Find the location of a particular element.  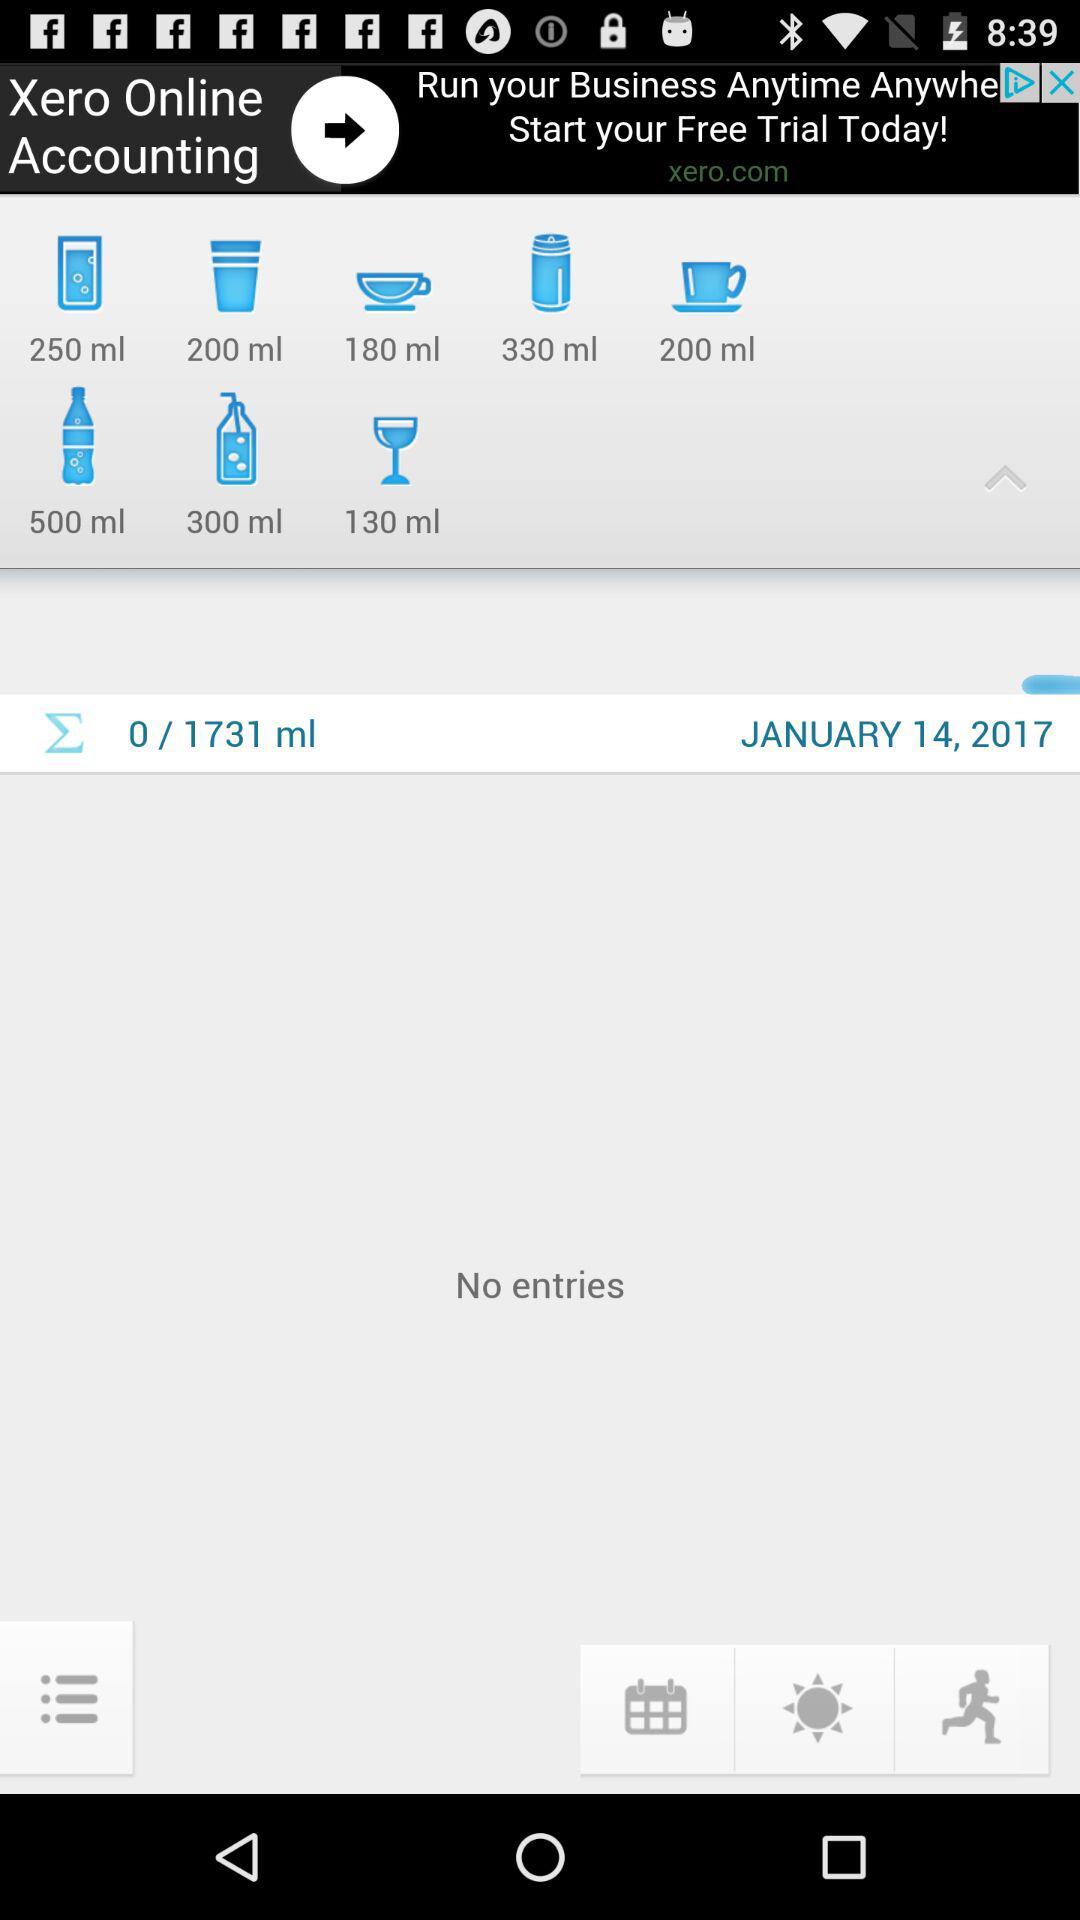

the avatar icon is located at coordinates (973, 1826).